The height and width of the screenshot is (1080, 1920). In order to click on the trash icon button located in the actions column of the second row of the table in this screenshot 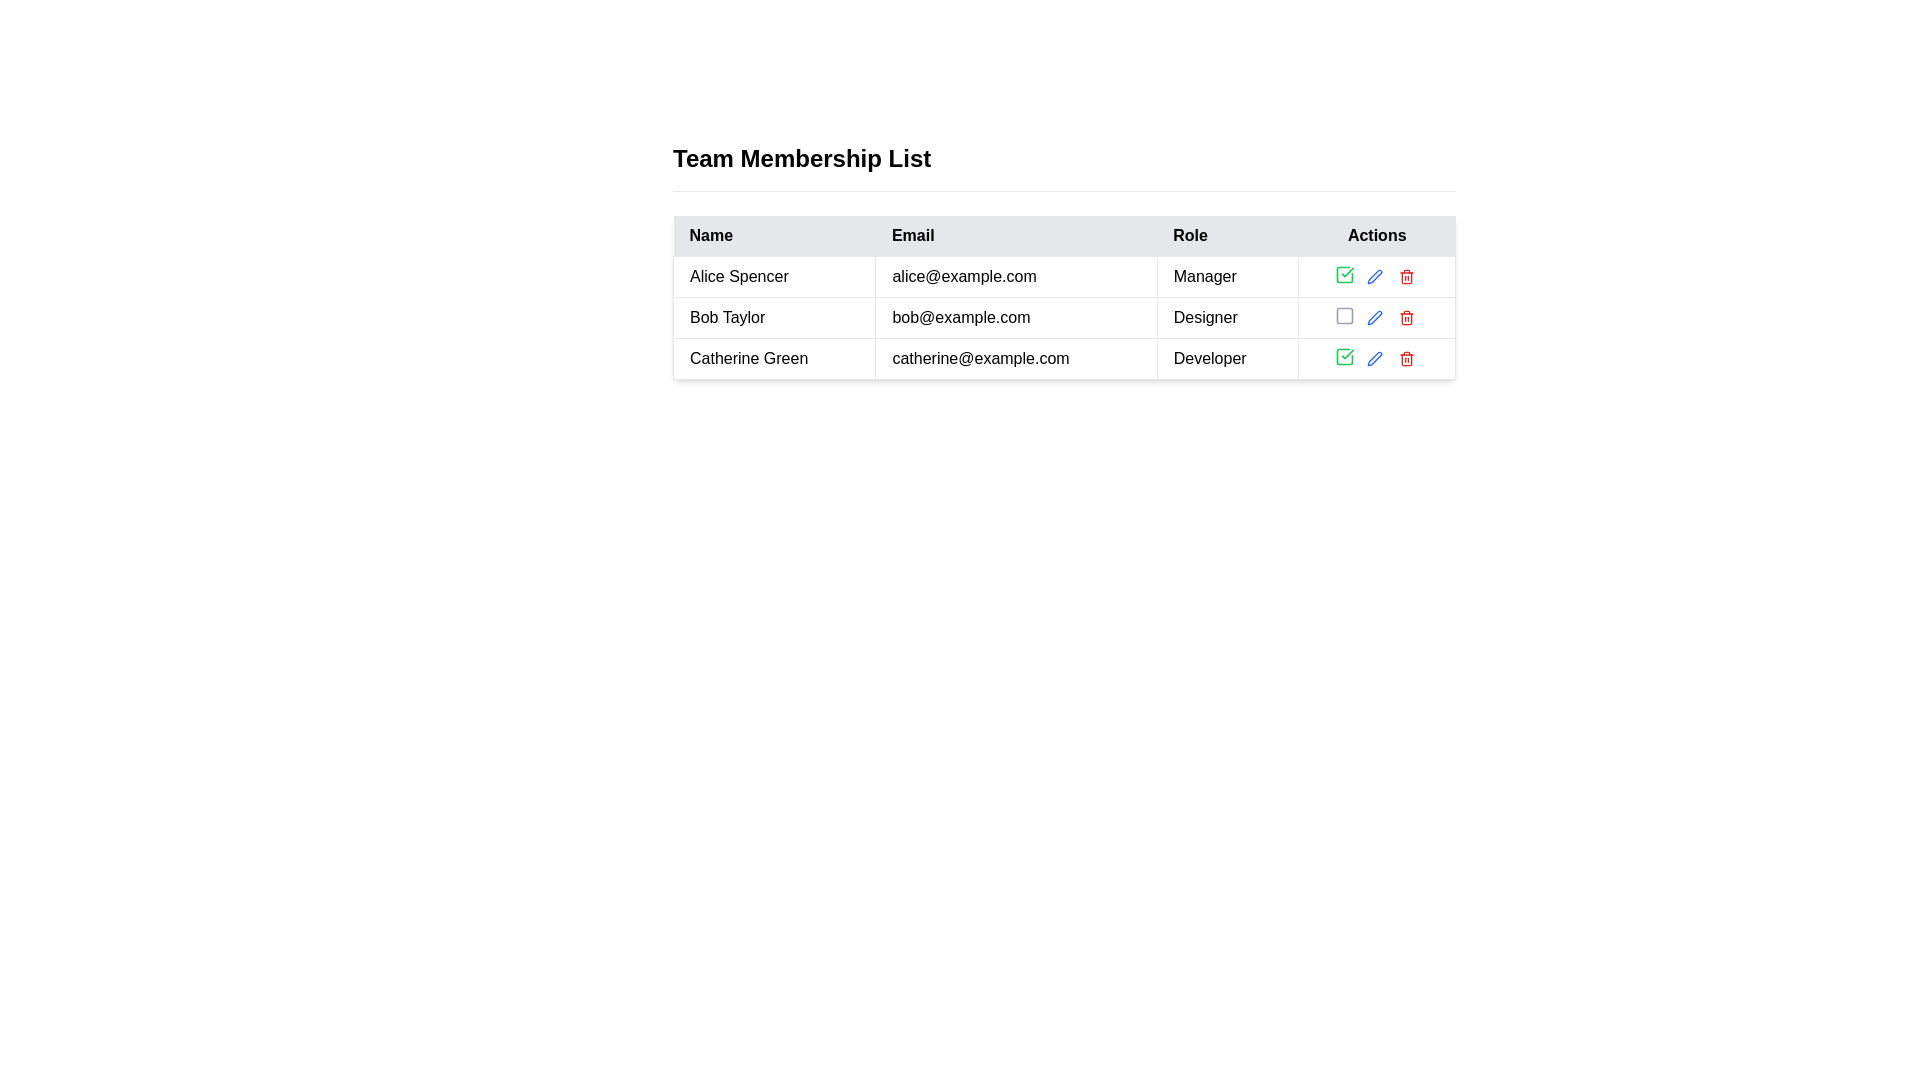, I will do `click(1406, 316)`.